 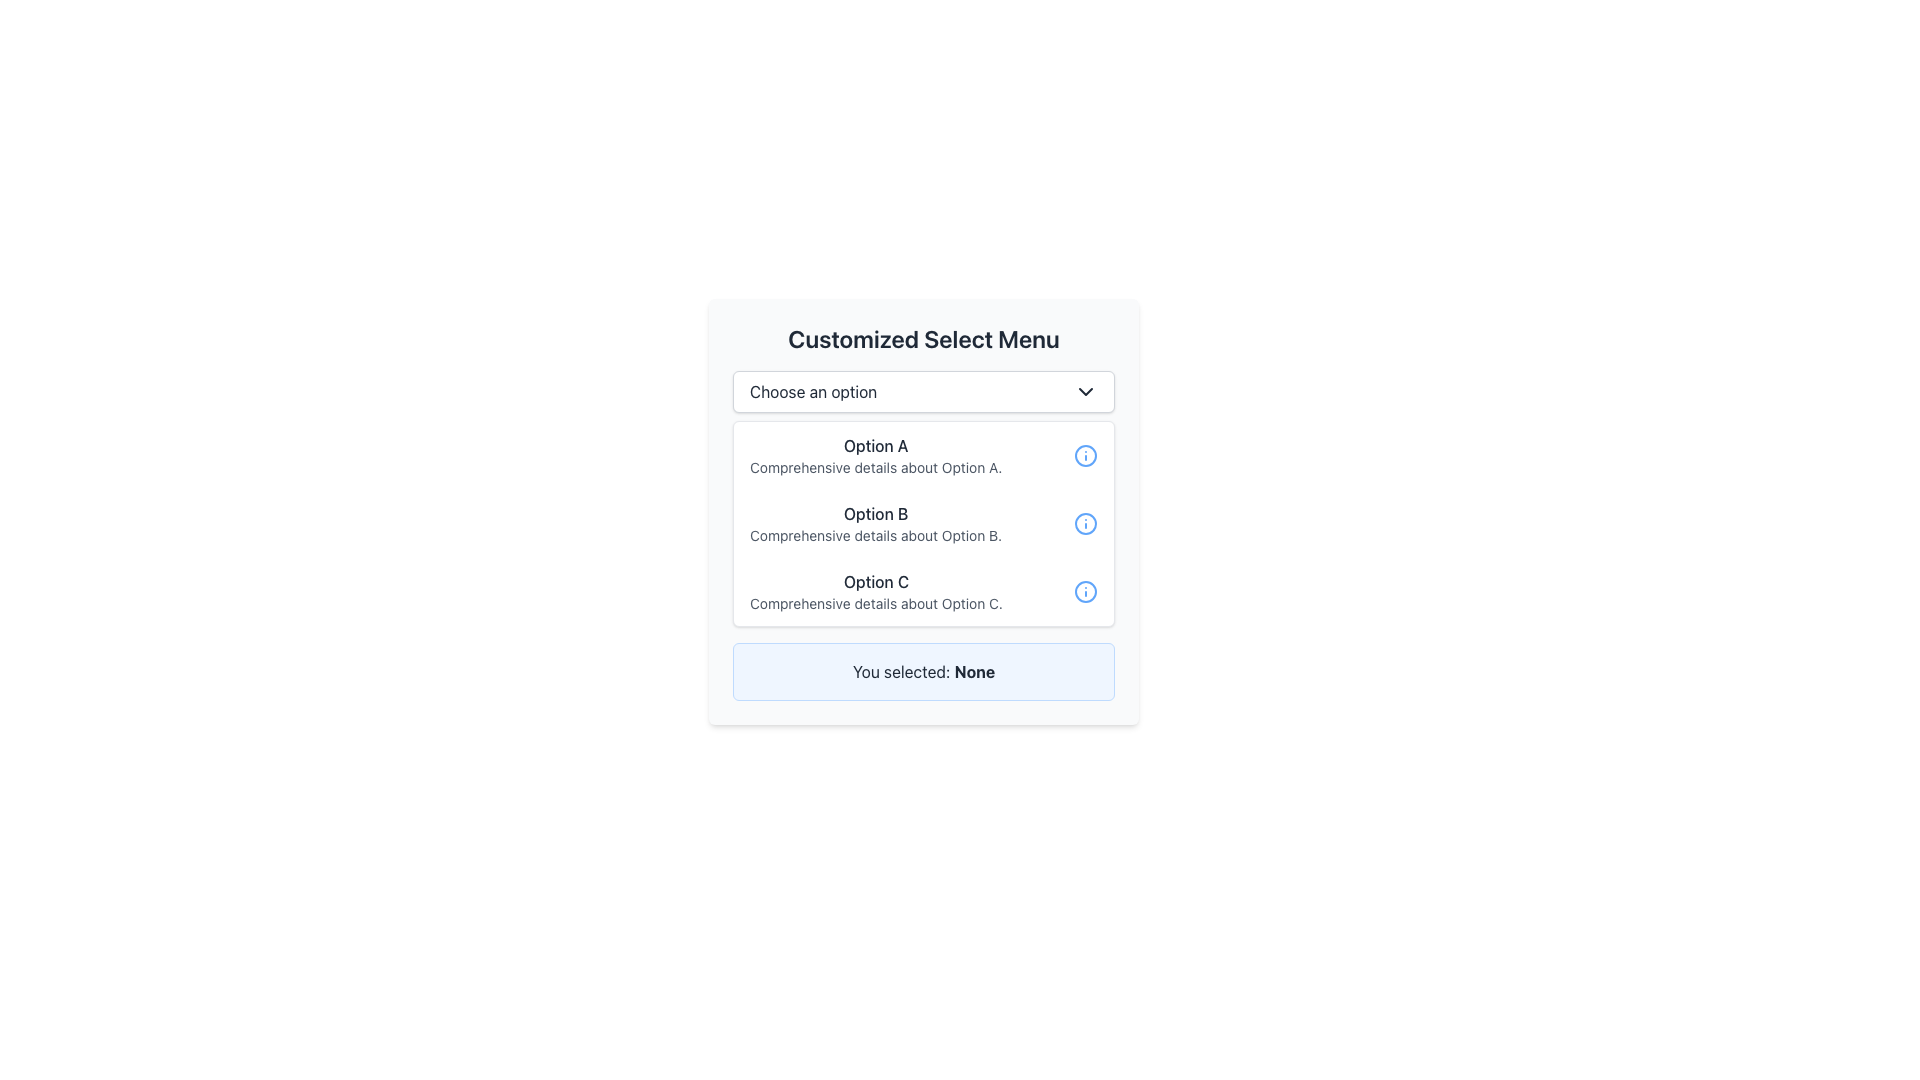 I want to click on the second menu option located beneath the 'Choose an option' dropdown, so click(x=923, y=523).